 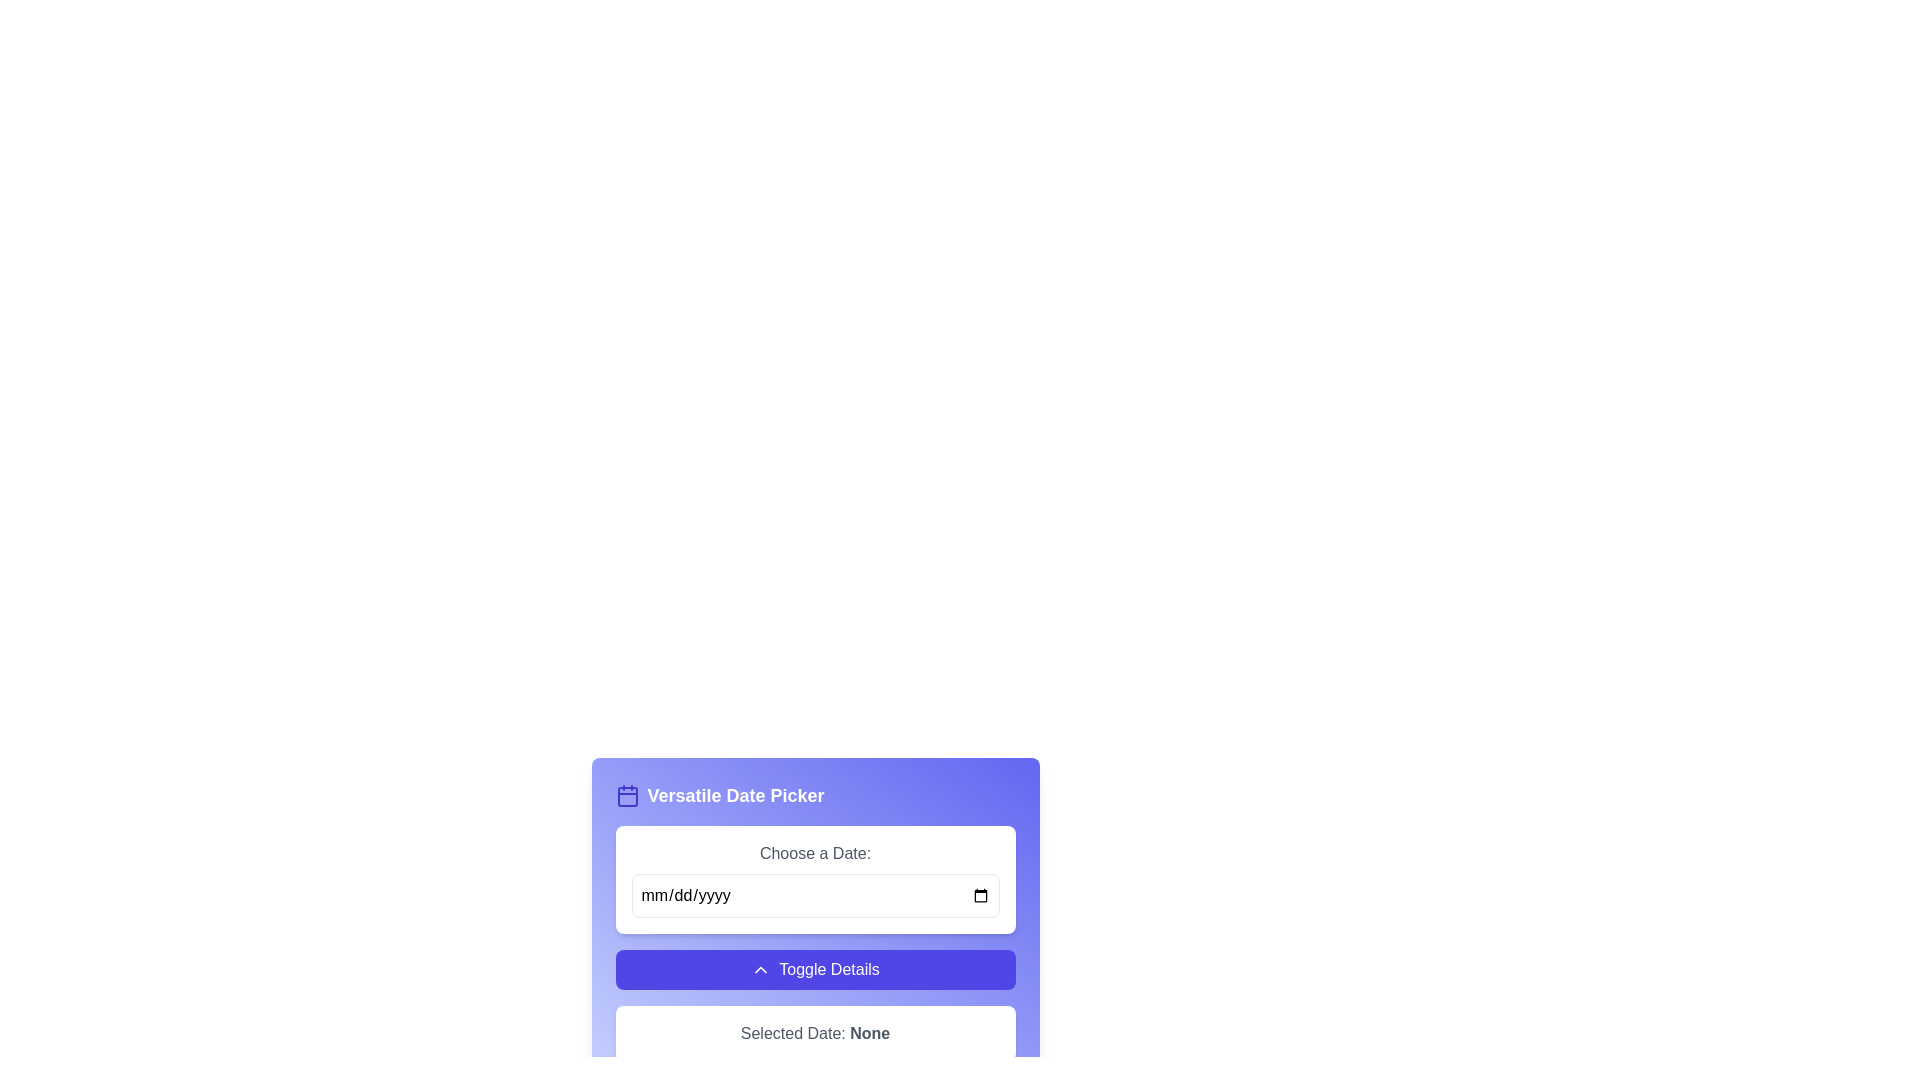 What do you see at coordinates (870, 1033) in the screenshot?
I see `text label 'None' which is bold and dark gray, located at the right end of the line 'Selected Date:' under the section labeled 'Toggle Details'` at bounding box center [870, 1033].